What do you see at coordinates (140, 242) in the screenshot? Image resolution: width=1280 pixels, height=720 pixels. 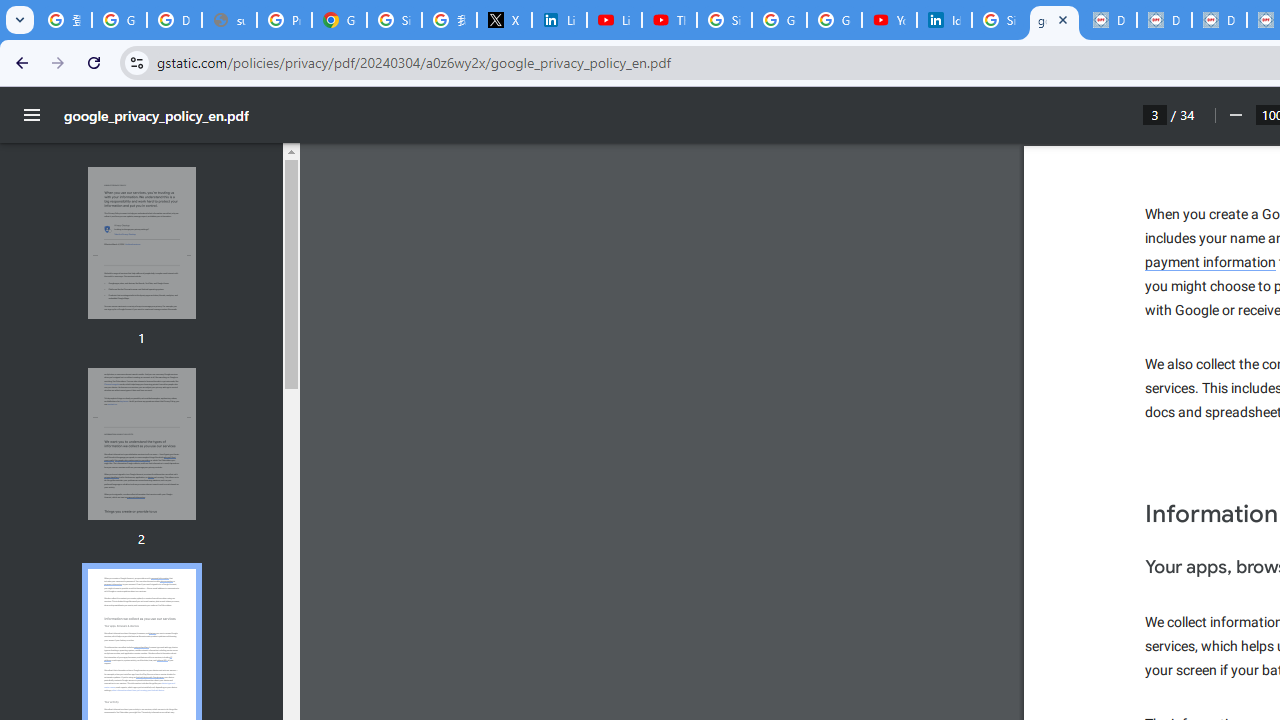 I see `'Thumbnail for page 1'` at bounding box center [140, 242].